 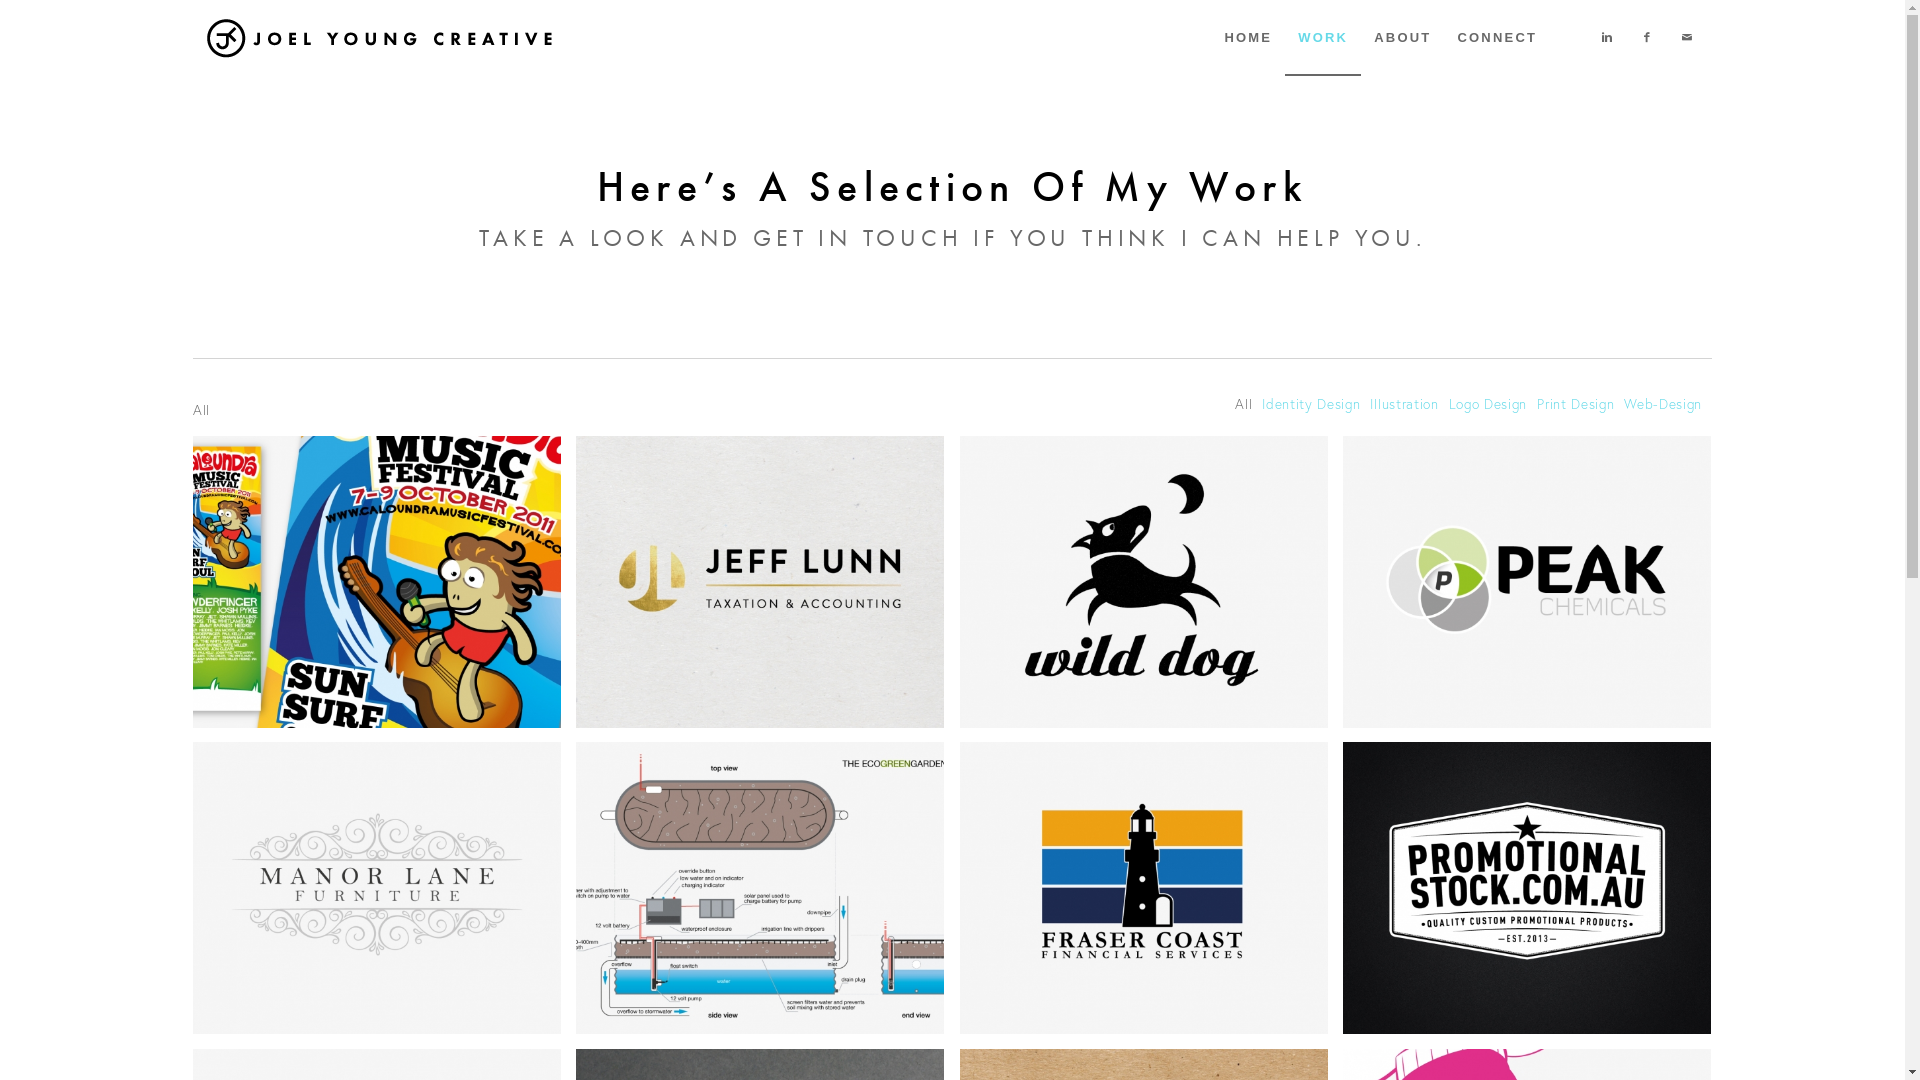 I want to click on 'Wild Dog Logo', so click(x=1144, y=582).